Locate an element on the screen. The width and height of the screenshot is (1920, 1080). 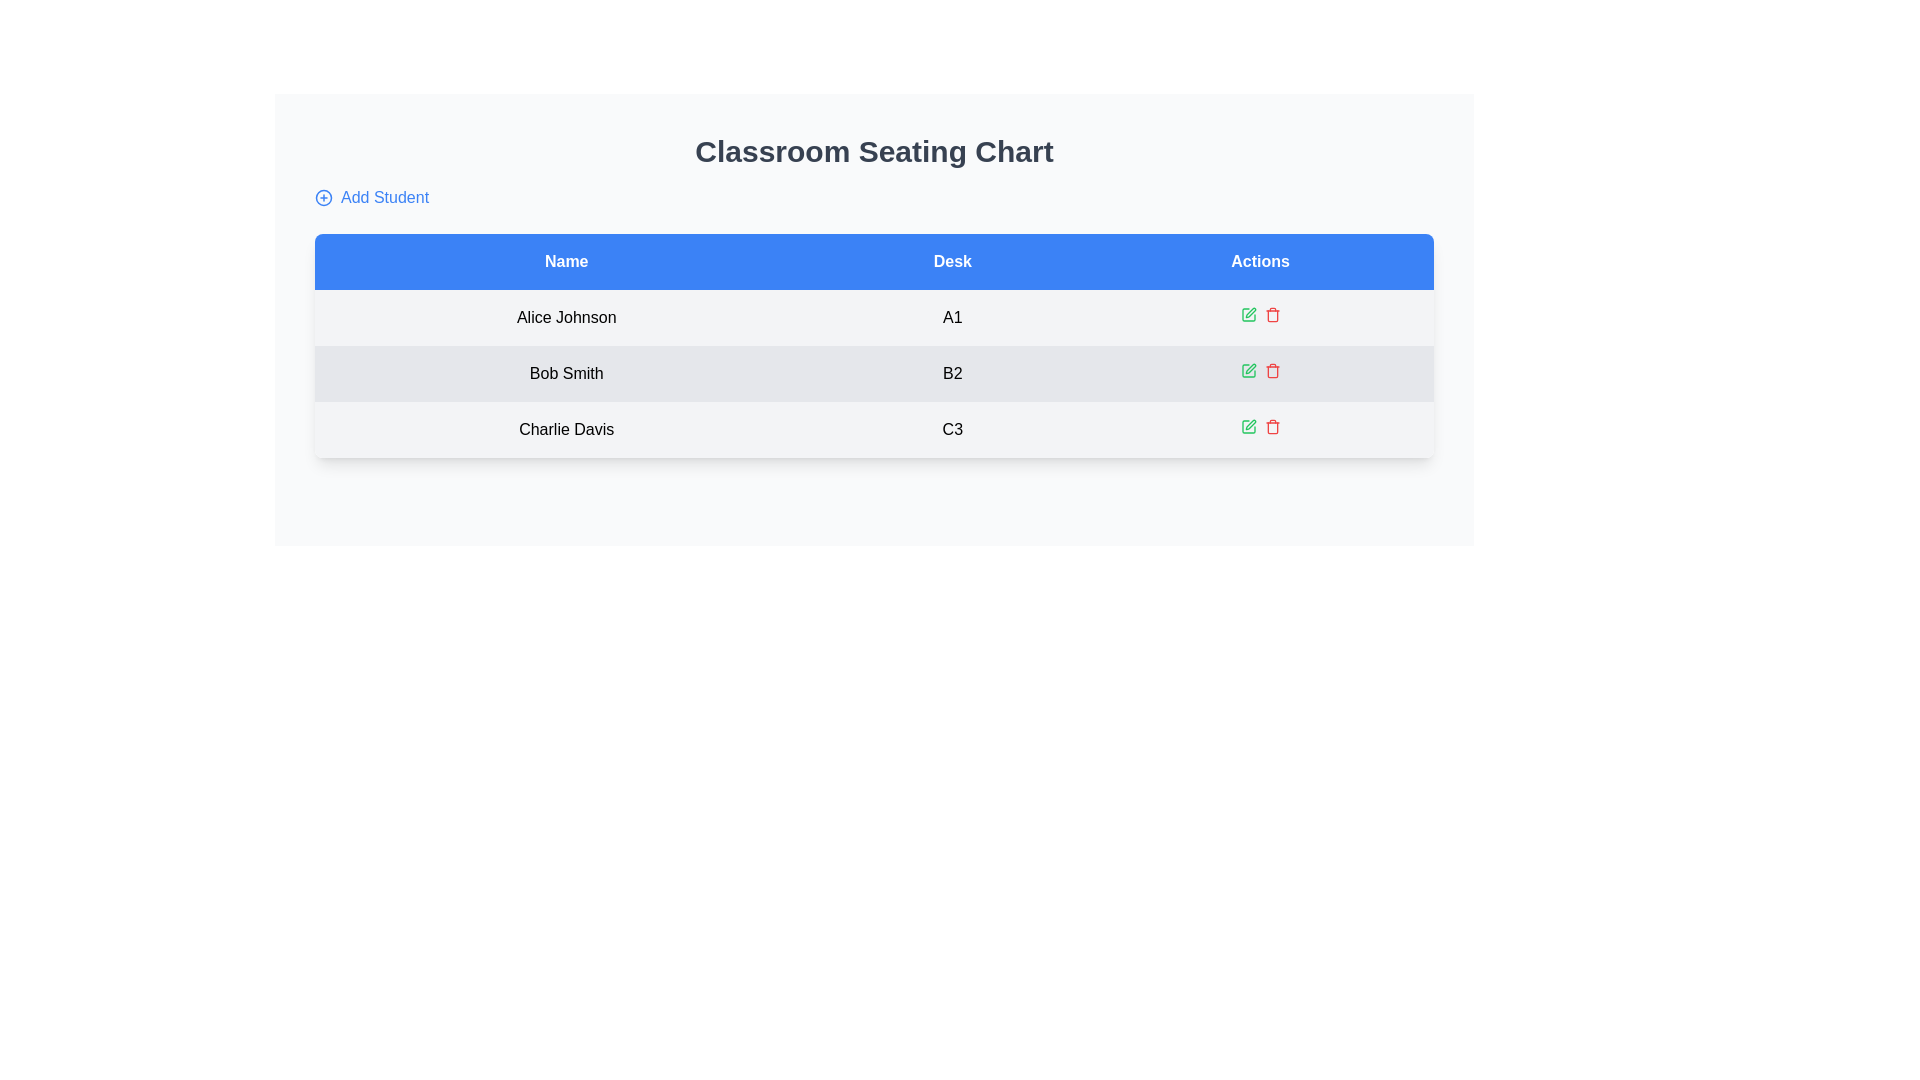
the Header Label that indicates the column for names of individuals in the Classroom Seating Chart table, located at the top-left section of the header row is located at coordinates (565, 261).